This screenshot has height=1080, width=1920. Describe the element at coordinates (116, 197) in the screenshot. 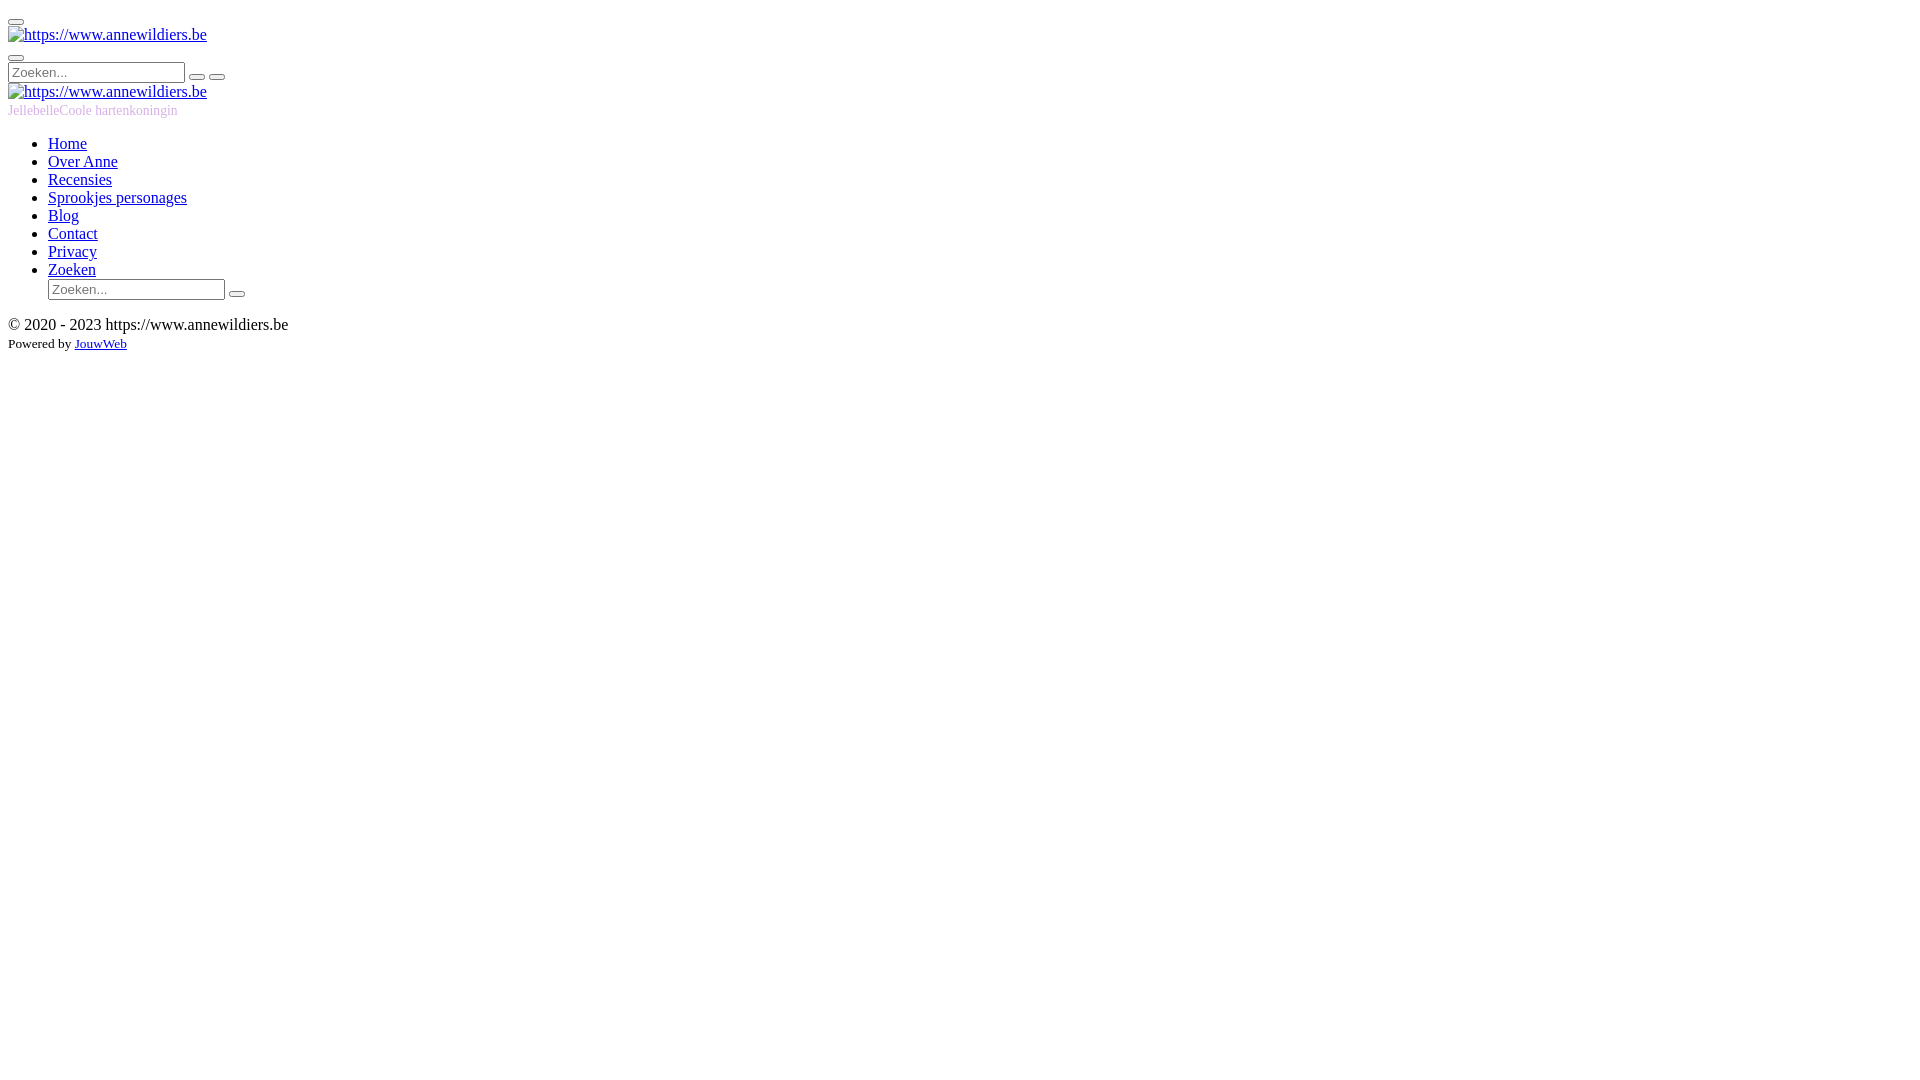

I see `'Sprookjes personages'` at that location.